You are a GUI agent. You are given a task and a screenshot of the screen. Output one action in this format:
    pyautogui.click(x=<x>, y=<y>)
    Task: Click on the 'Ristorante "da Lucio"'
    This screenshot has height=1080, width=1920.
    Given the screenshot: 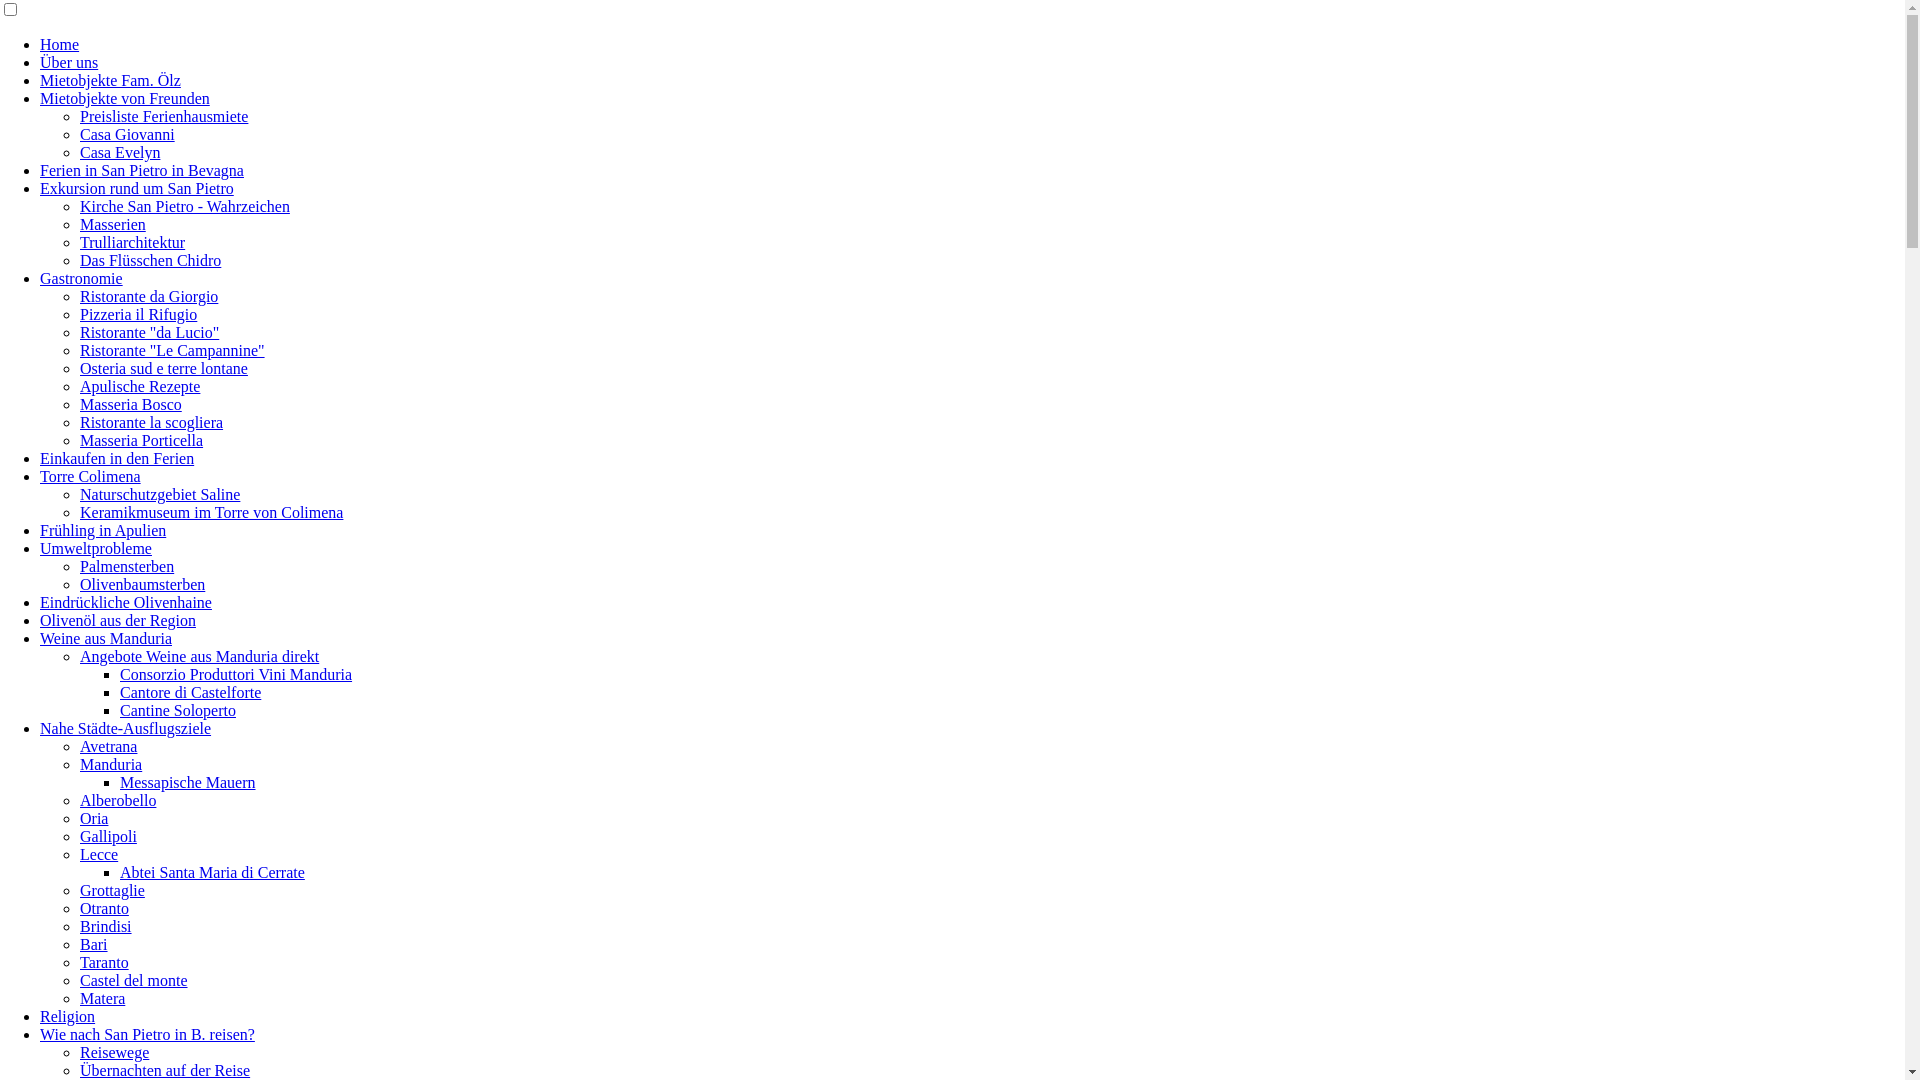 What is the action you would take?
    pyautogui.click(x=80, y=331)
    